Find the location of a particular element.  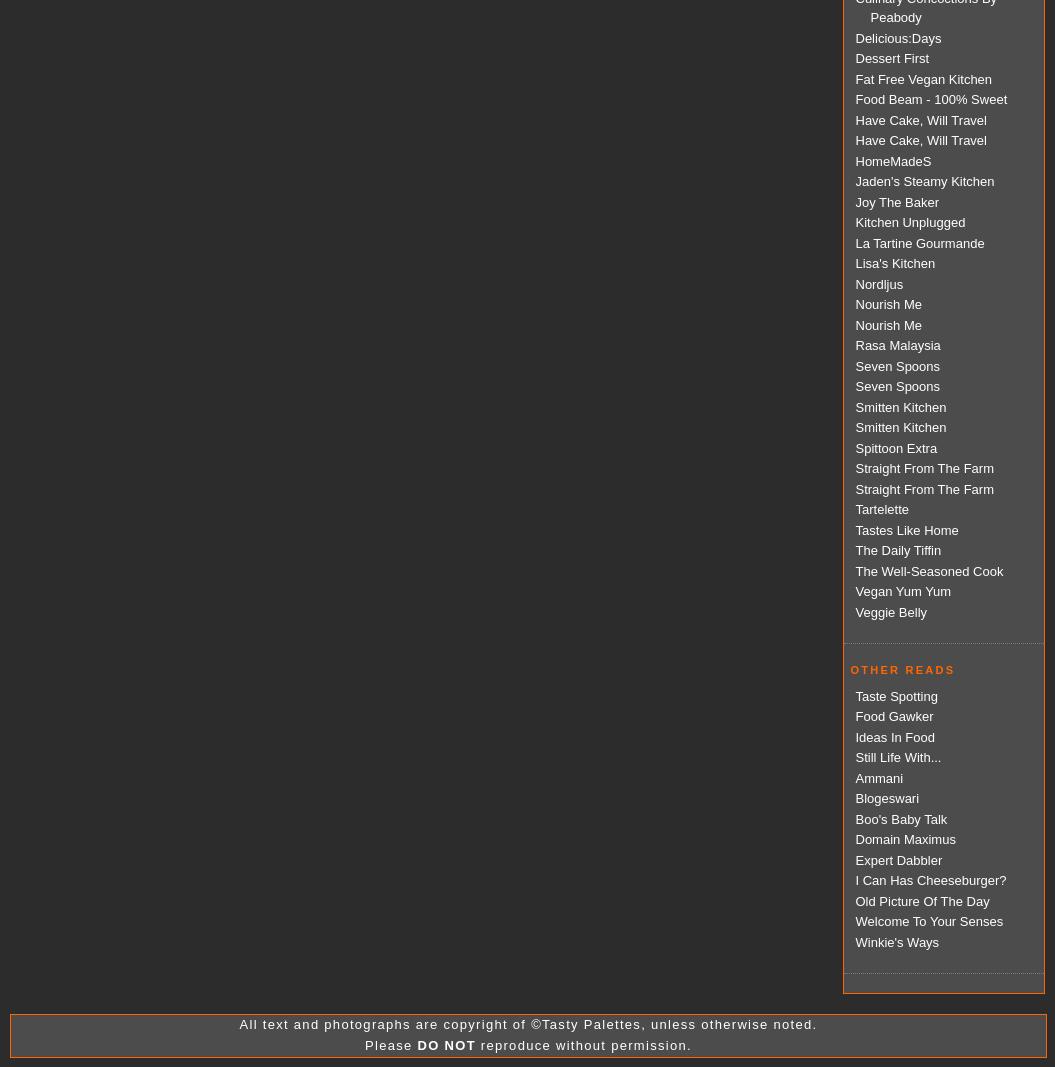

'Joy The Baker' is located at coordinates (895, 201).